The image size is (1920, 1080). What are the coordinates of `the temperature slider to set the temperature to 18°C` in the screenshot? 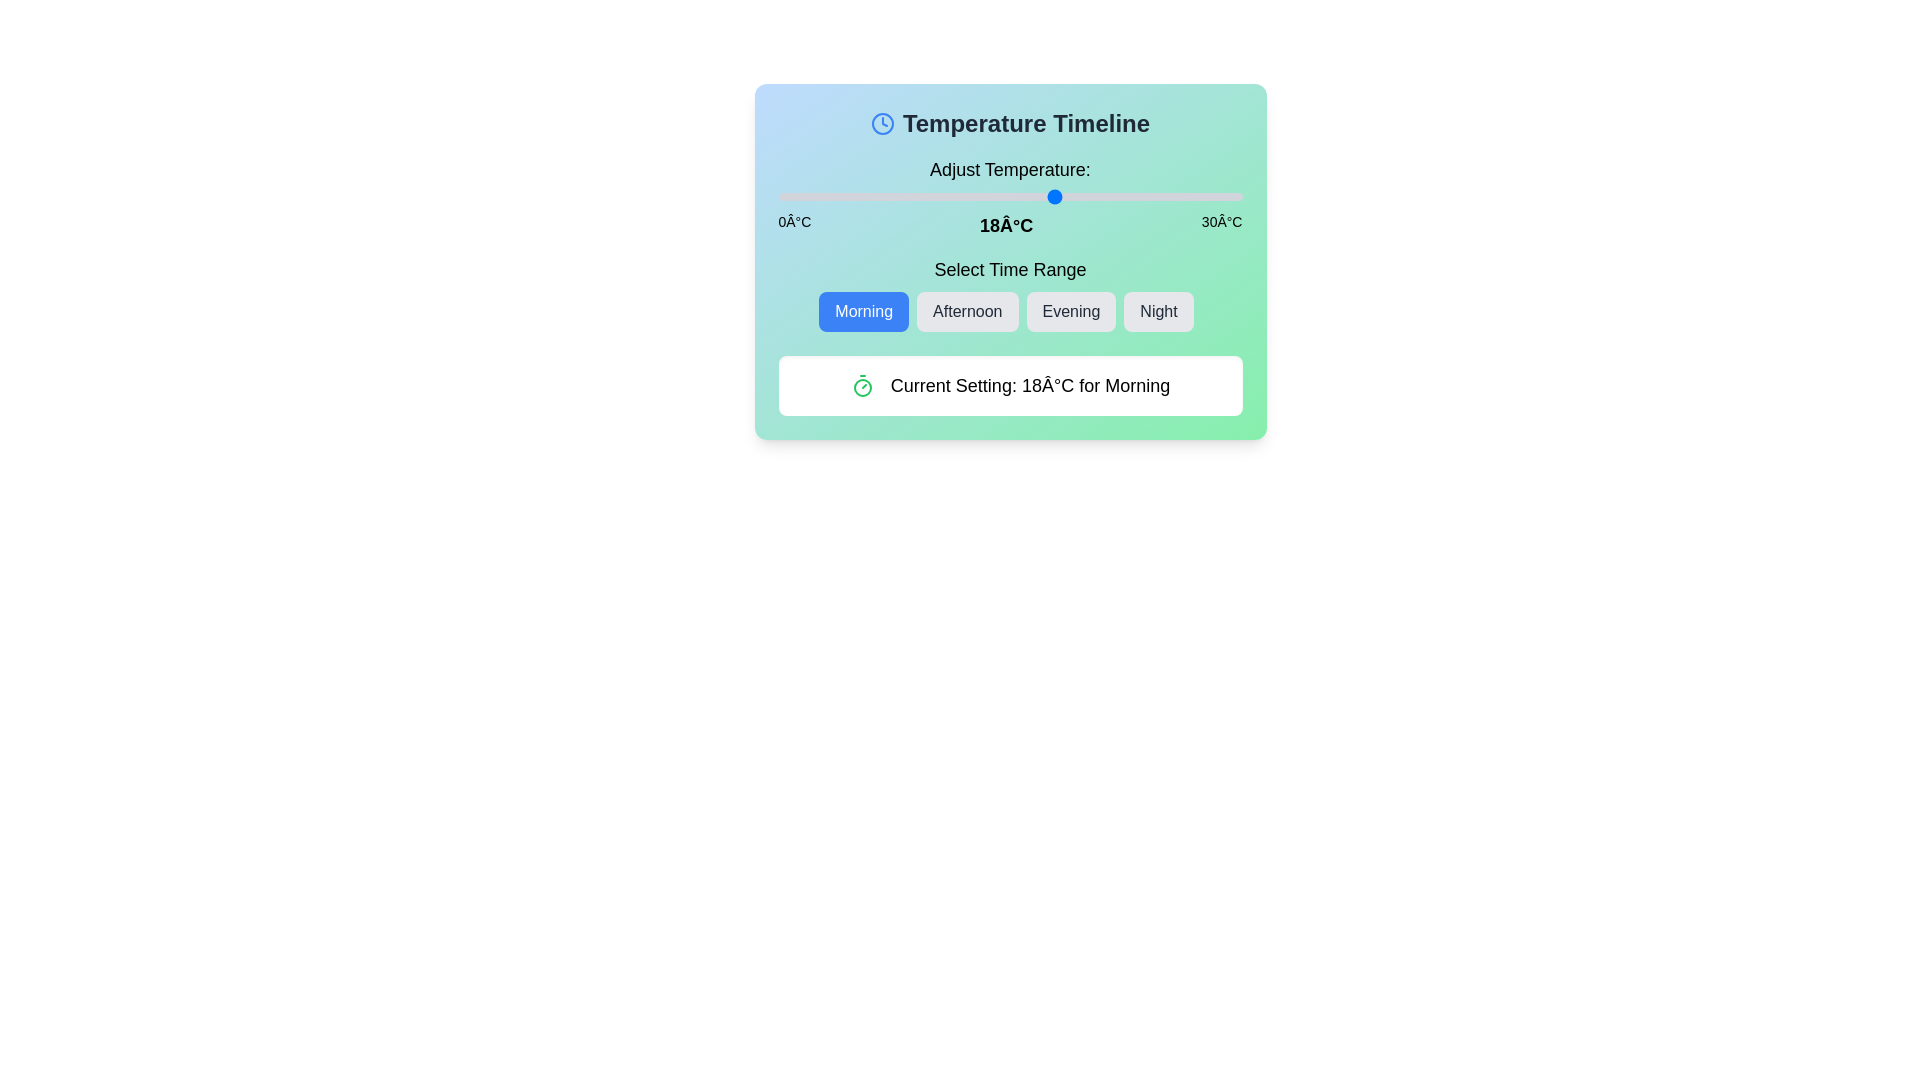 It's located at (1055, 196).